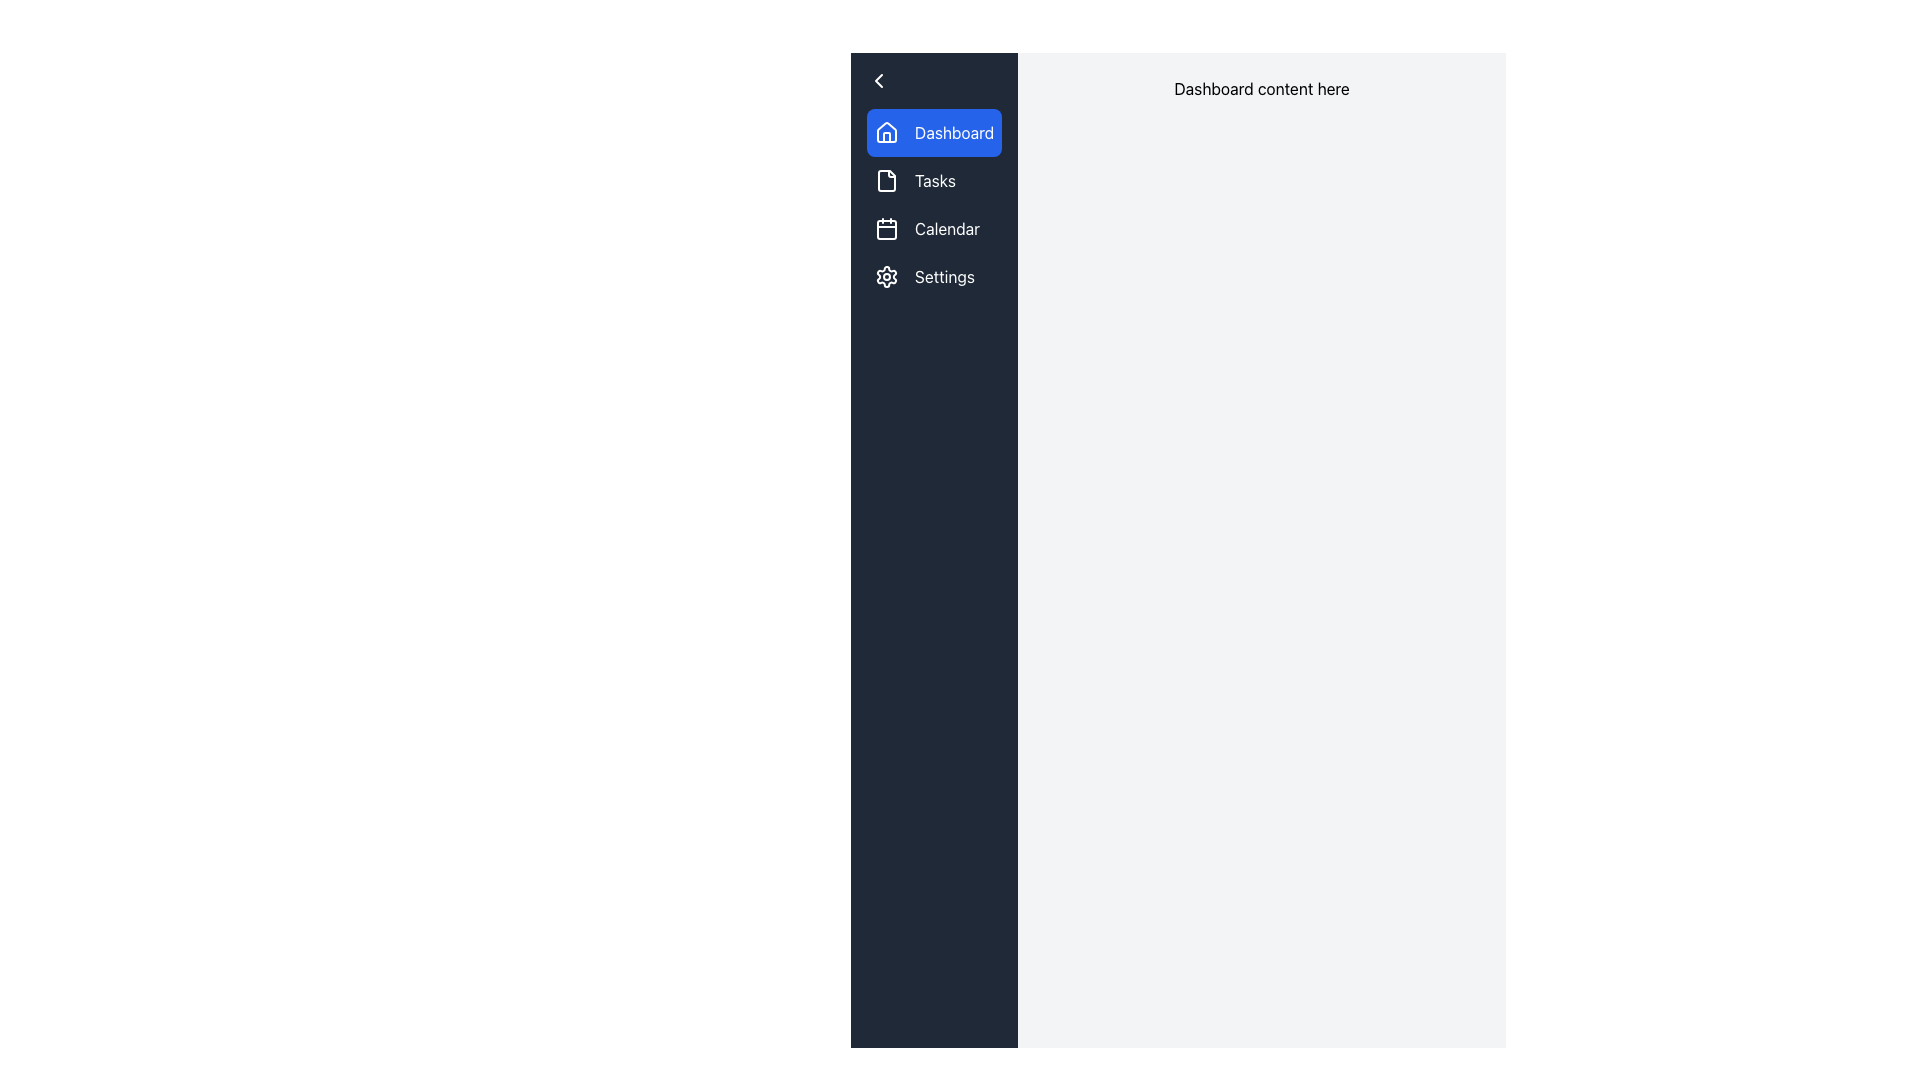  What do you see at coordinates (886, 181) in the screenshot?
I see `the file icon located to the left of the 'Tasks' text label, which is styled with a modern stroke-based design and is the first of two icons in the navigation option for tasks` at bounding box center [886, 181].